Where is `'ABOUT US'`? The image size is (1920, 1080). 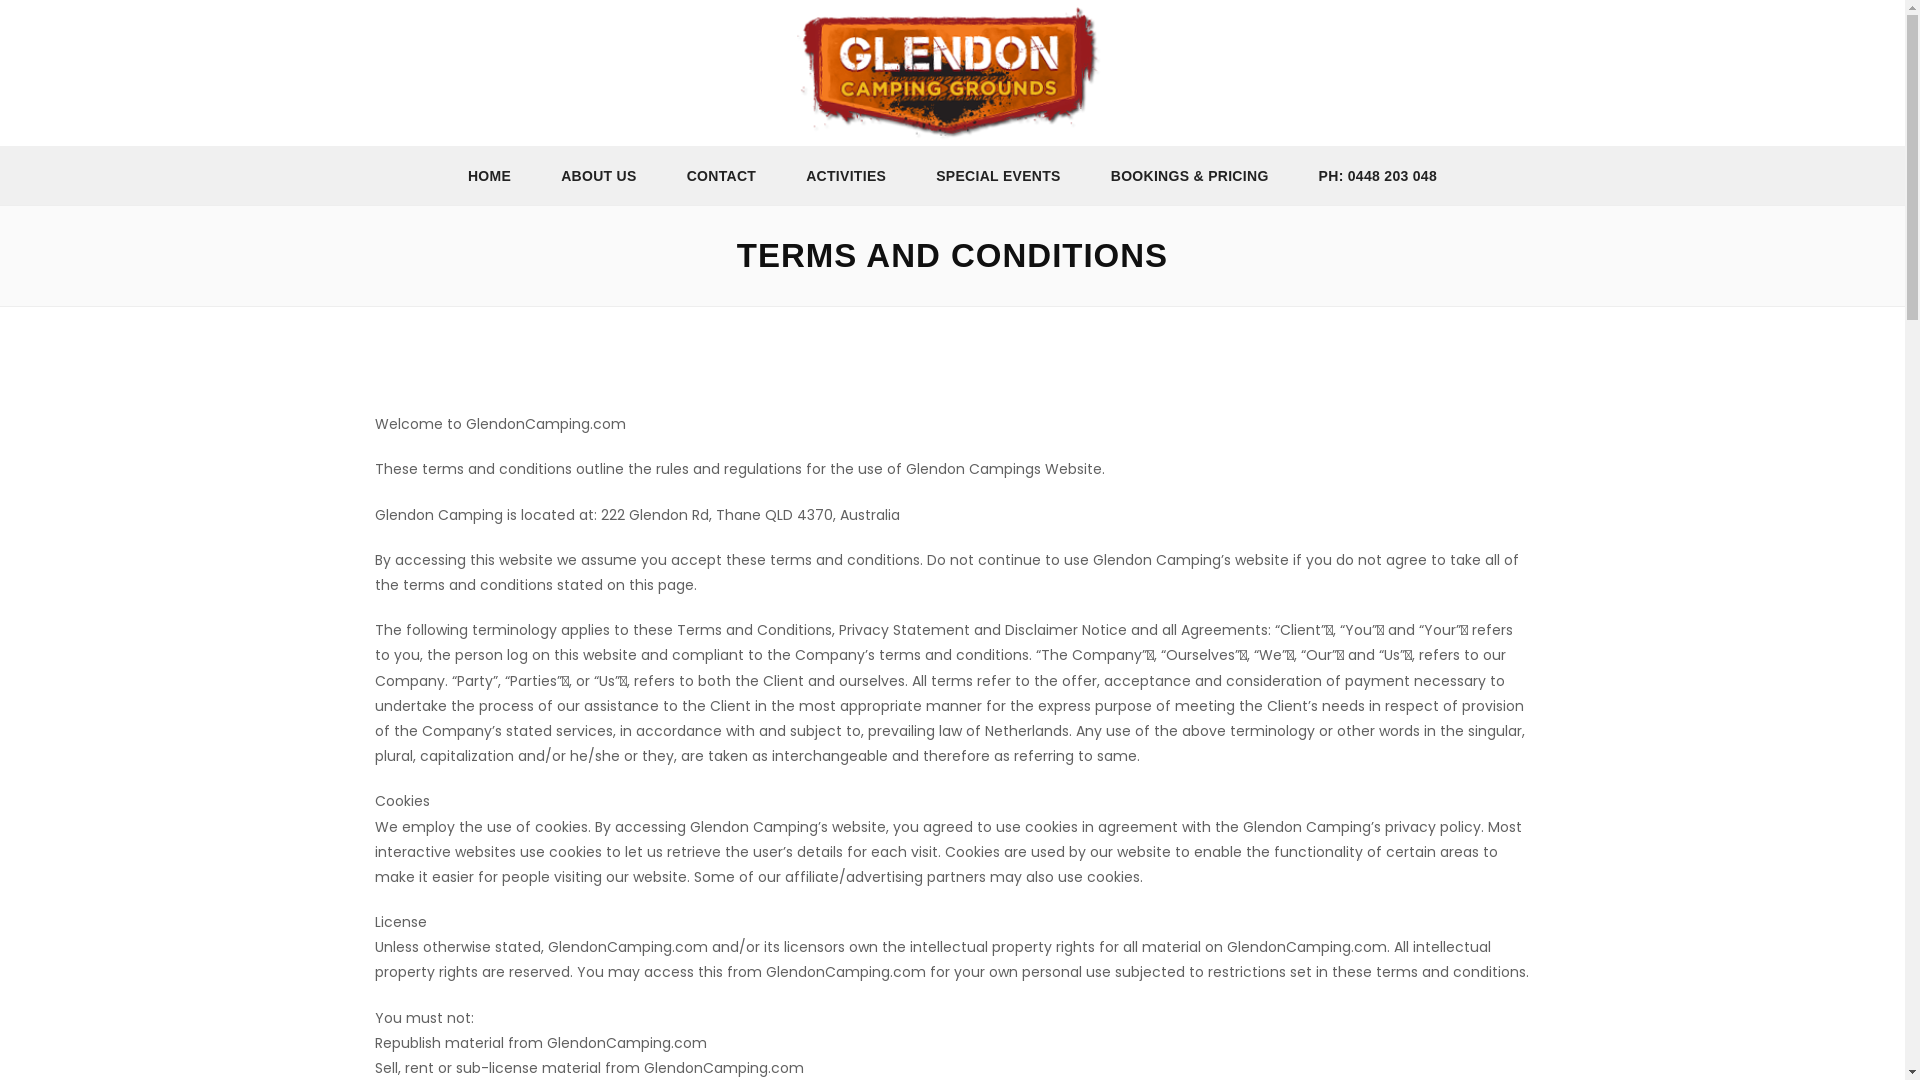 'ABOUT US' is located at coordinates (598, 174).